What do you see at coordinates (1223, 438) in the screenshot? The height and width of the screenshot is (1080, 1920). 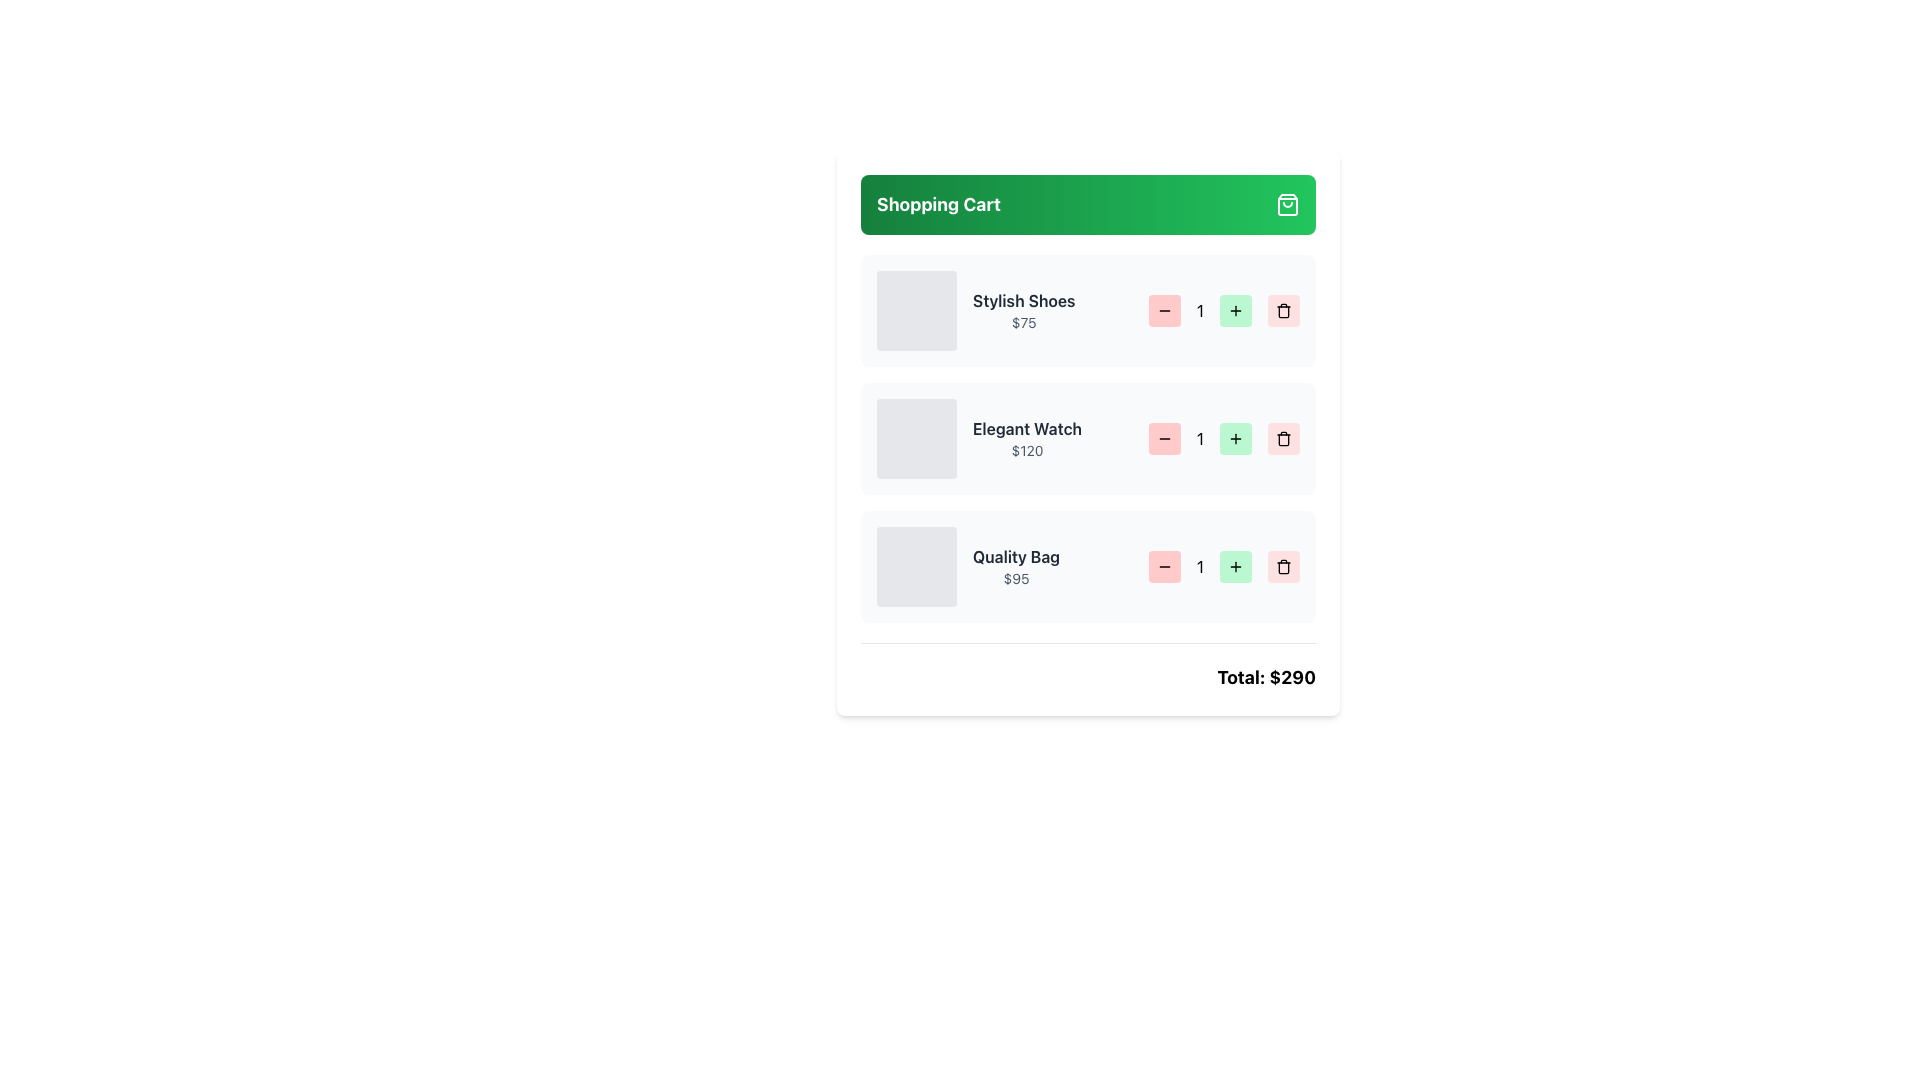 I see `the button that increases the quantity of the 'Elegant Watch' item in the shopping cart, located to the right of the numeric display and to the left of the delete icon` at bounding box center [1223, 438].